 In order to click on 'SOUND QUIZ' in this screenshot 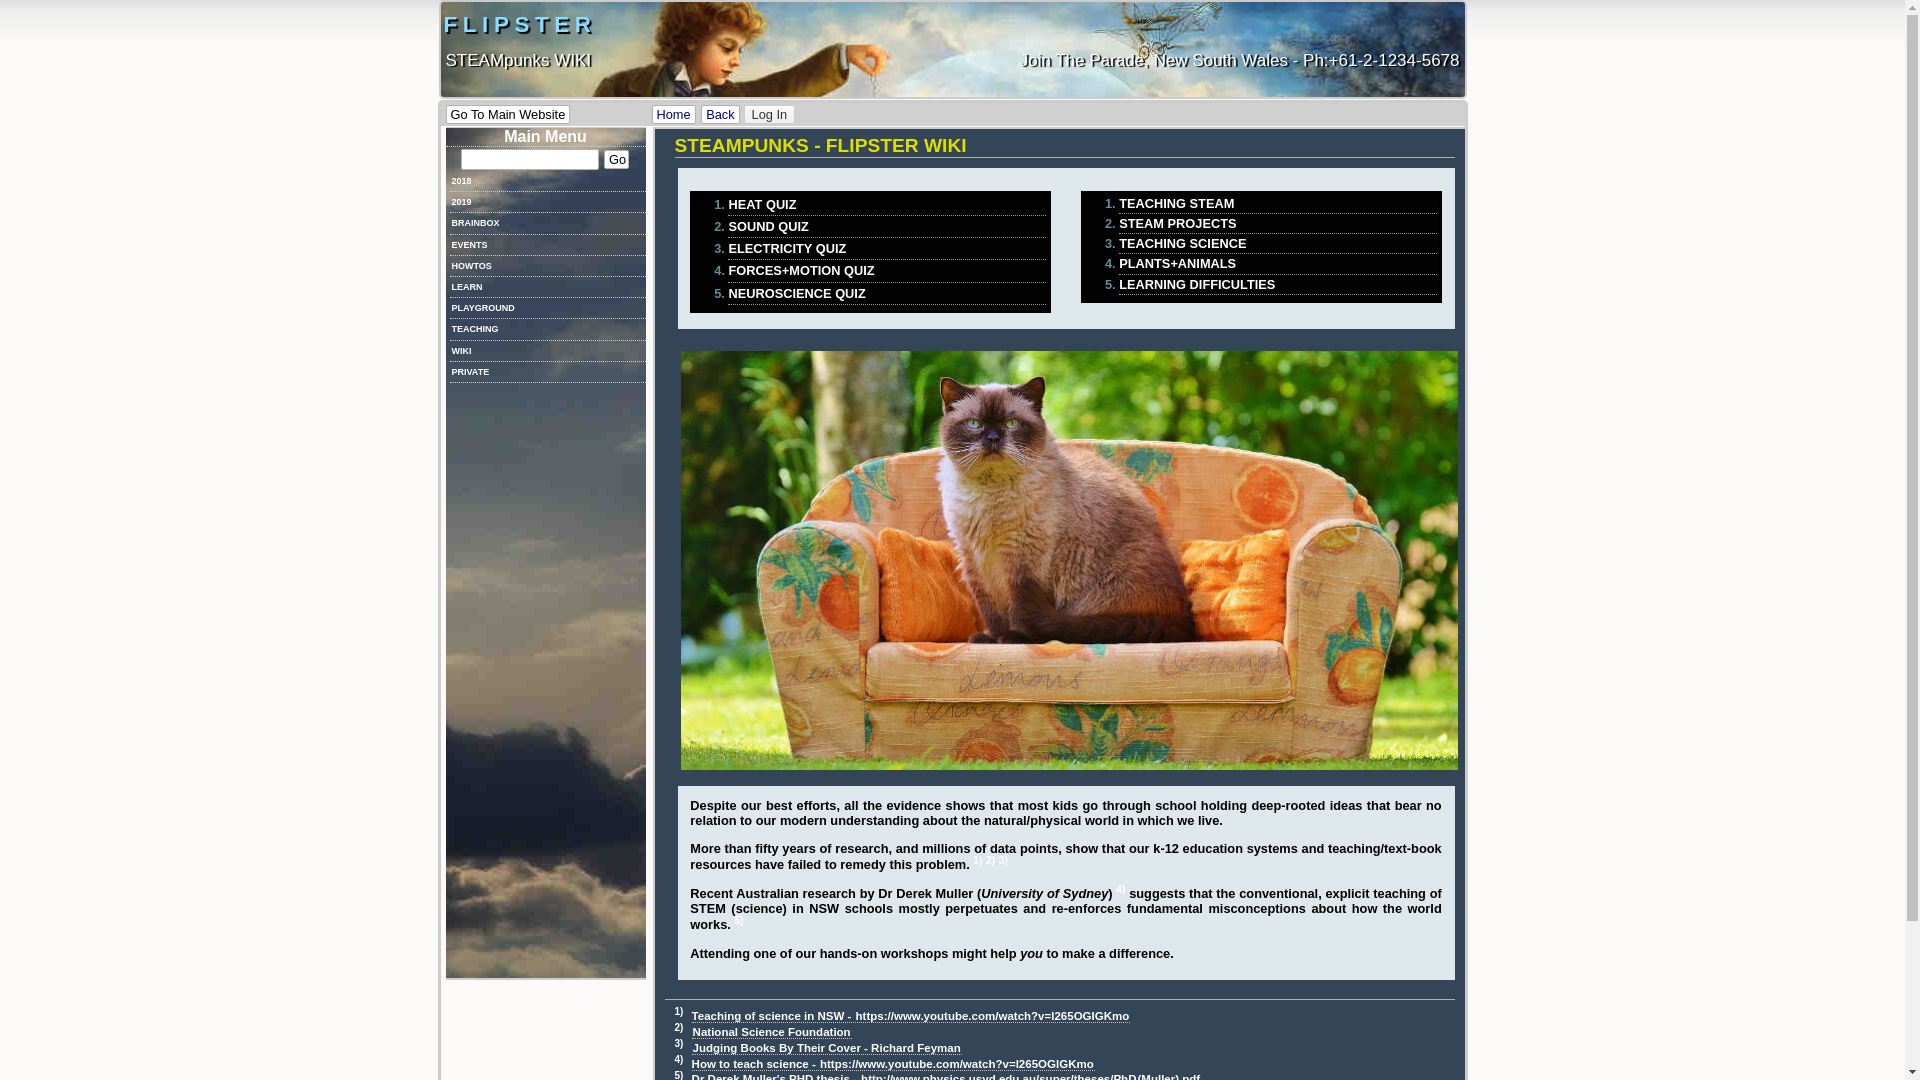, I will do `click(885, 226)`.